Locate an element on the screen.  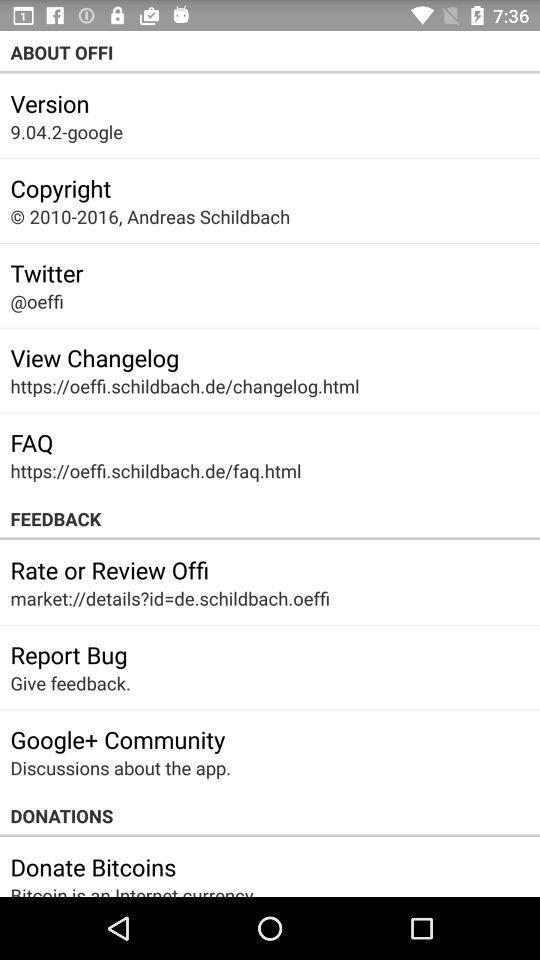
the give feedback. item is located at coordinates (69, 683).